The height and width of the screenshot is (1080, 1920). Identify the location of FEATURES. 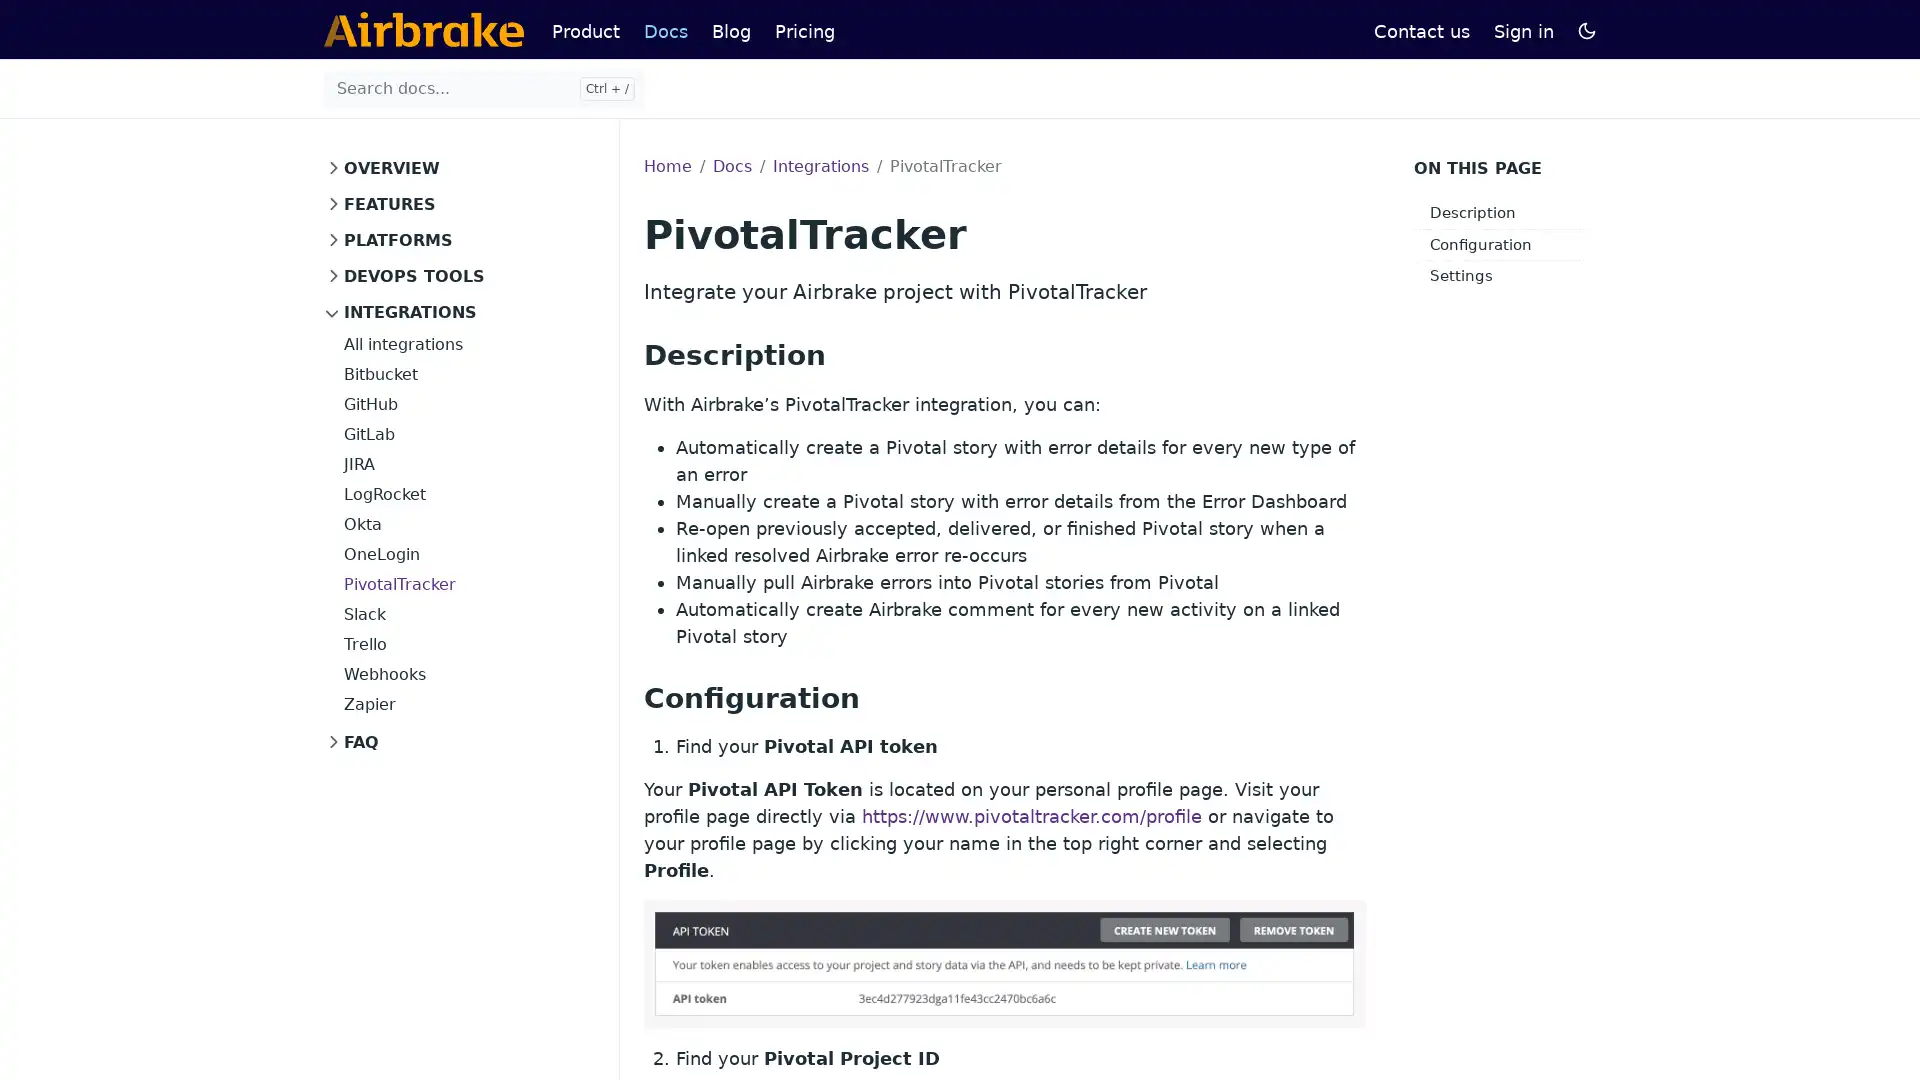
(384, 204).